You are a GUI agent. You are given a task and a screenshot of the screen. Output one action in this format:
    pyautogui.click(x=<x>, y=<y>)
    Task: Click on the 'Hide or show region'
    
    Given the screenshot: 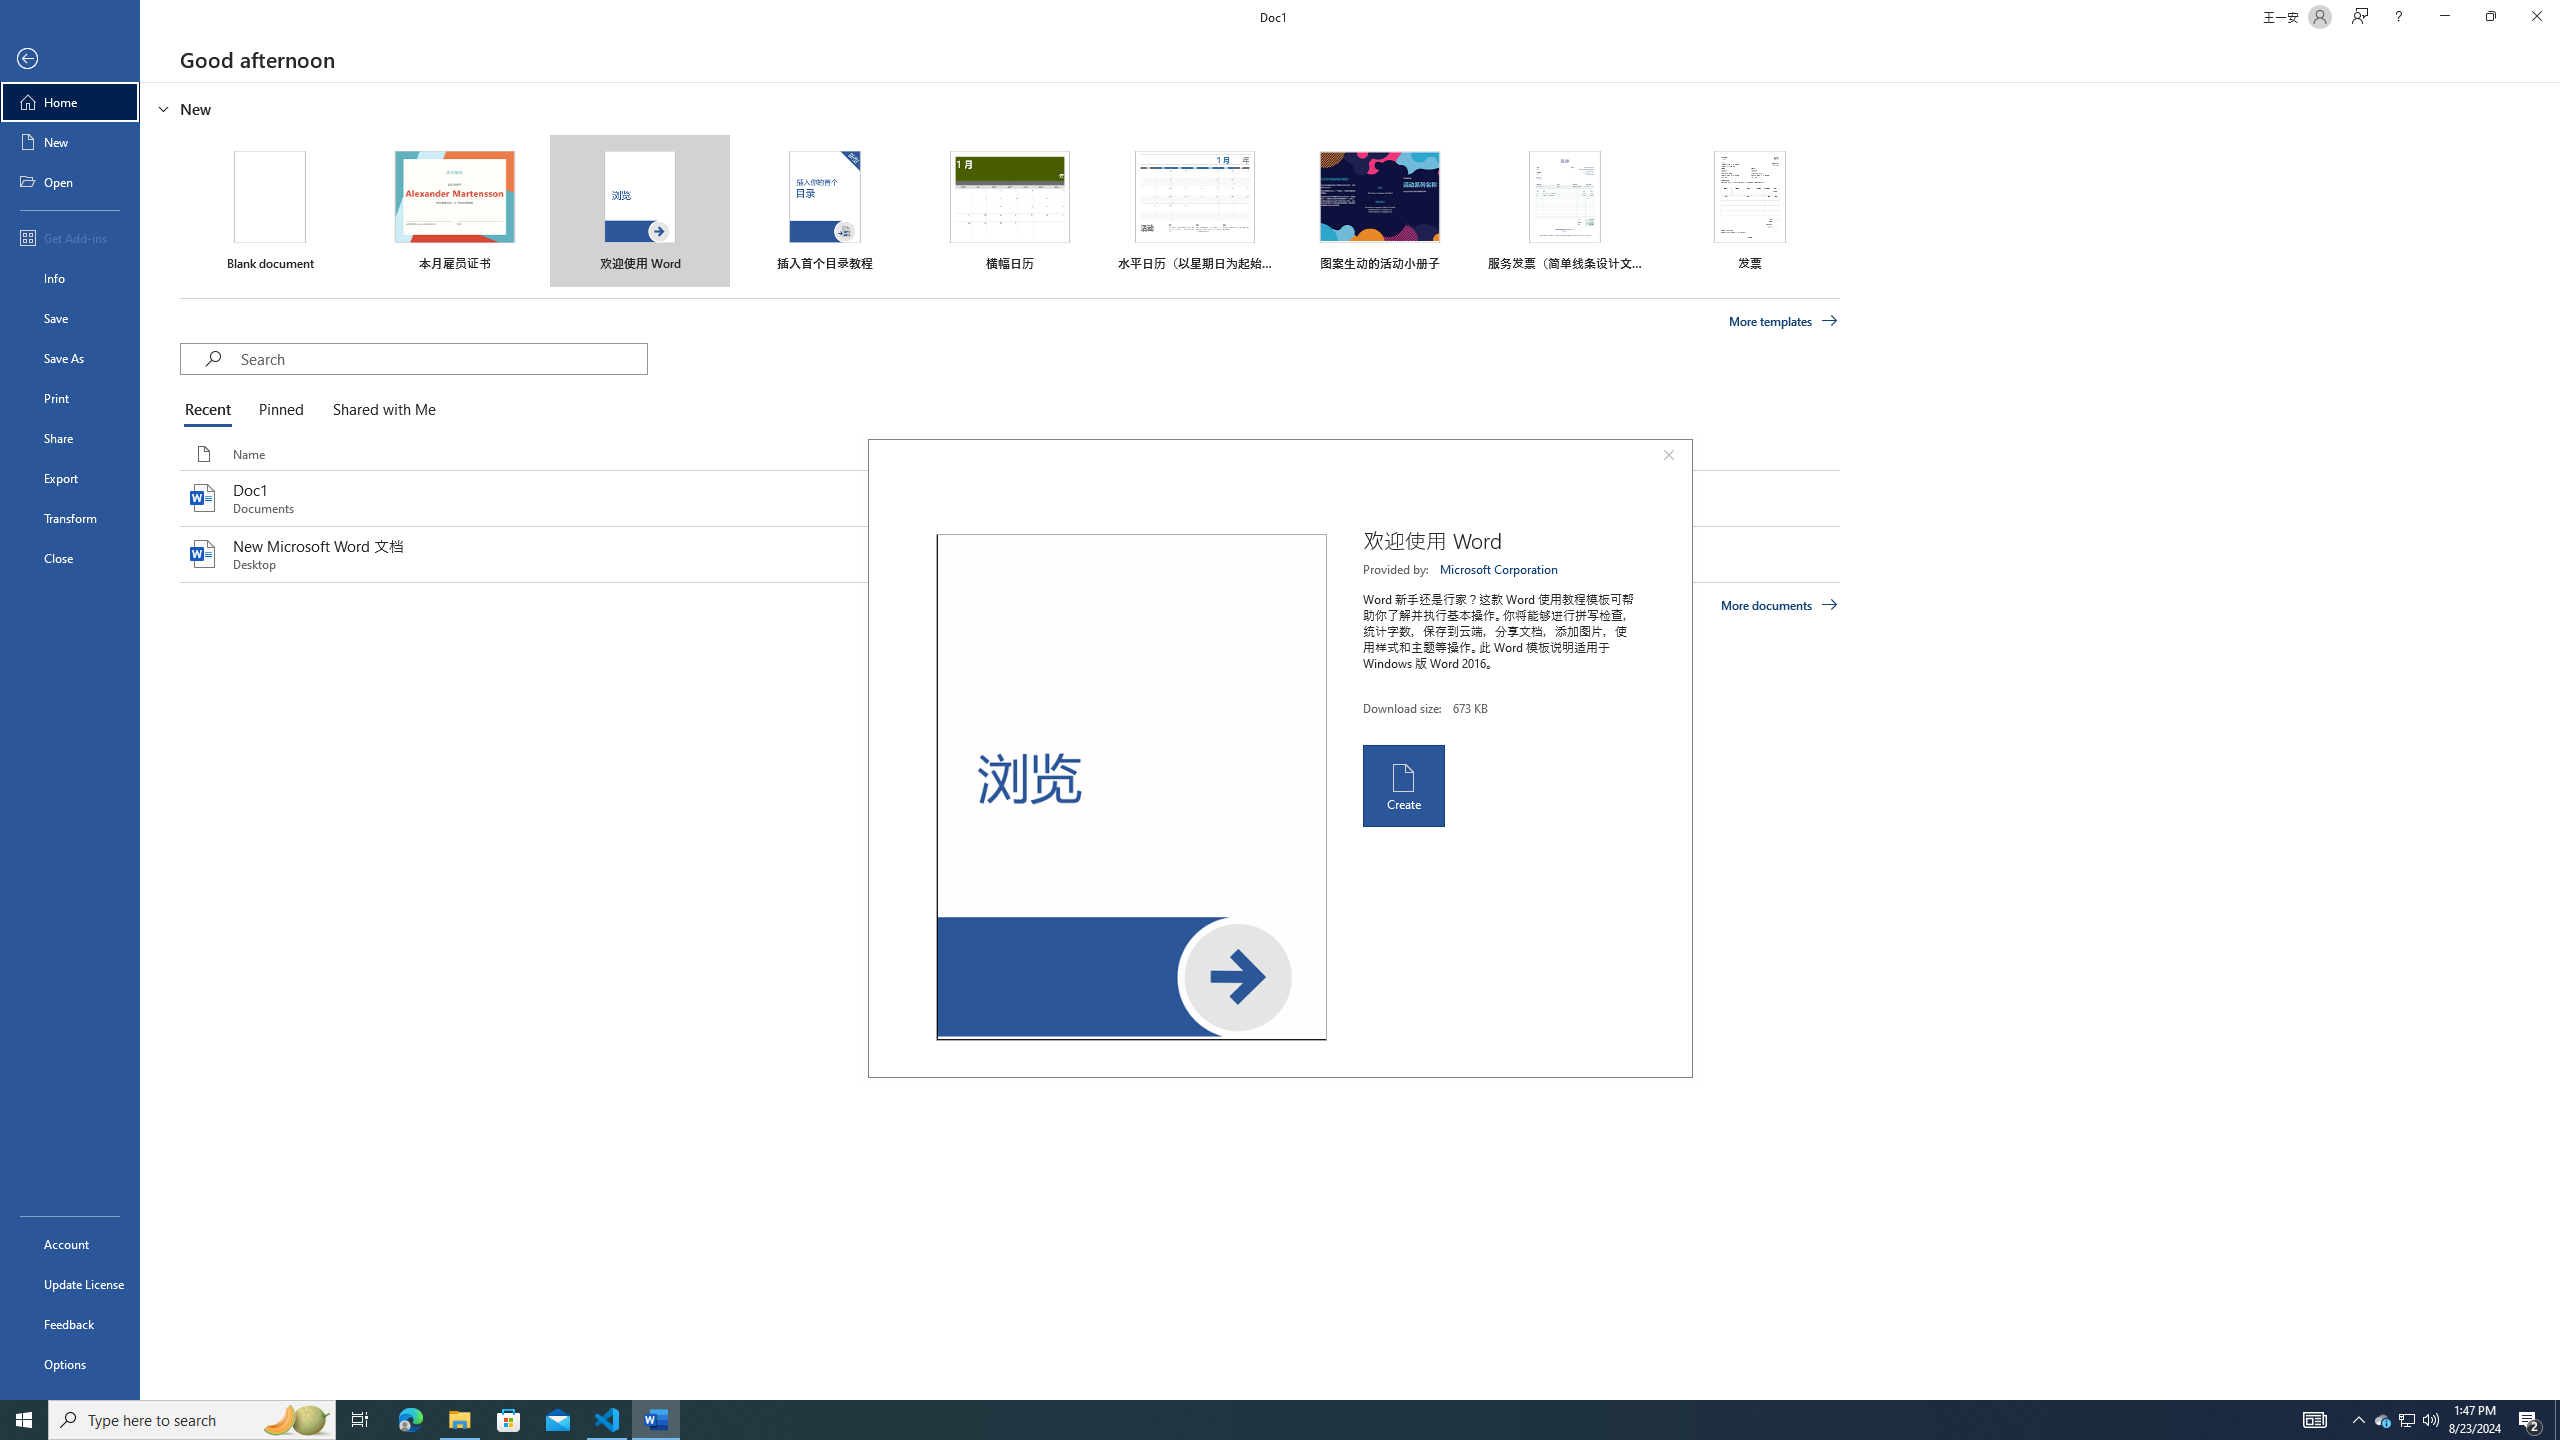 What is the action you would take?
    pyautogui.click(x=163, y=107)
    